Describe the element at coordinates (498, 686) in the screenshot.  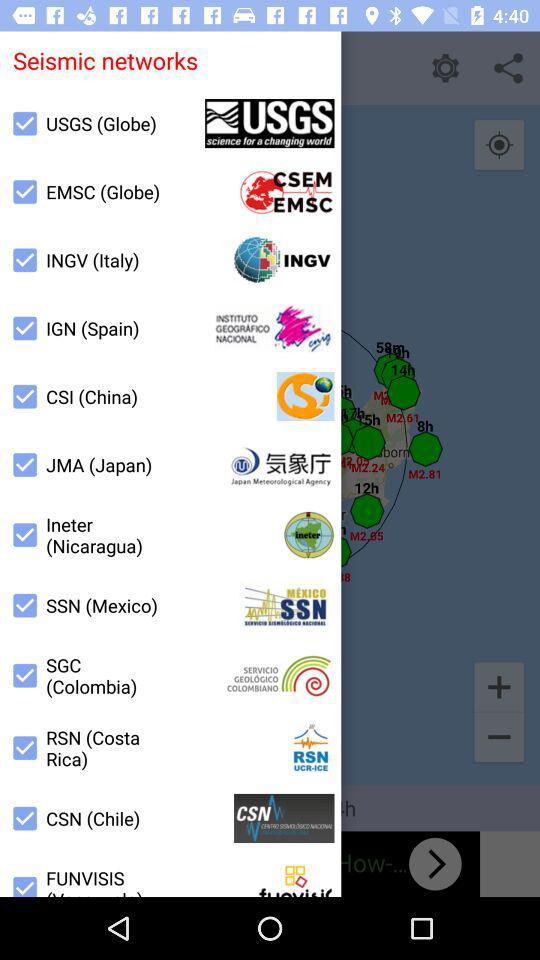
I see `the add icon` at that location.